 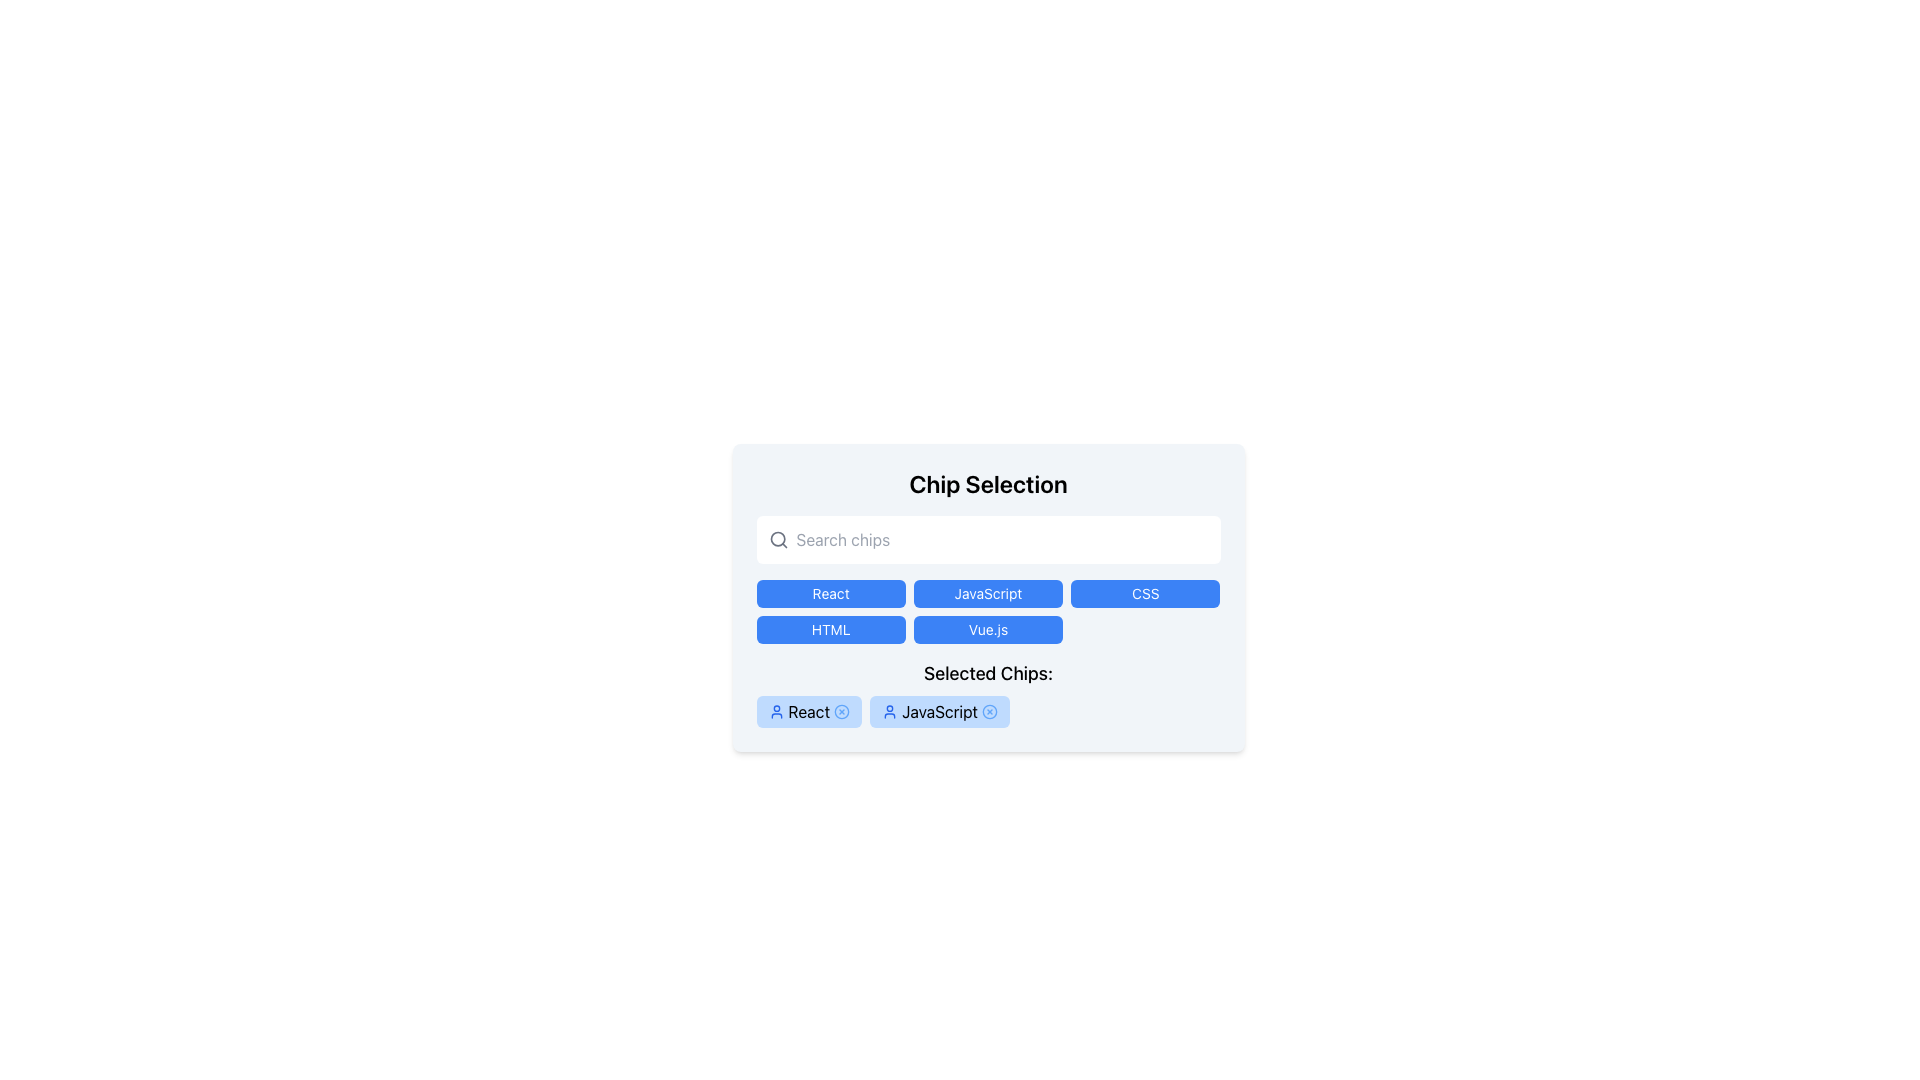 What do you see at coordinates (989, 711) in the screenshot?
I see `the SVG circle element that serves as the close or cancel symbol for the 'JavaScript' chip in the 'Selected Chips' section to initiate a remove or deselect action` at bounding box center [989, 711].